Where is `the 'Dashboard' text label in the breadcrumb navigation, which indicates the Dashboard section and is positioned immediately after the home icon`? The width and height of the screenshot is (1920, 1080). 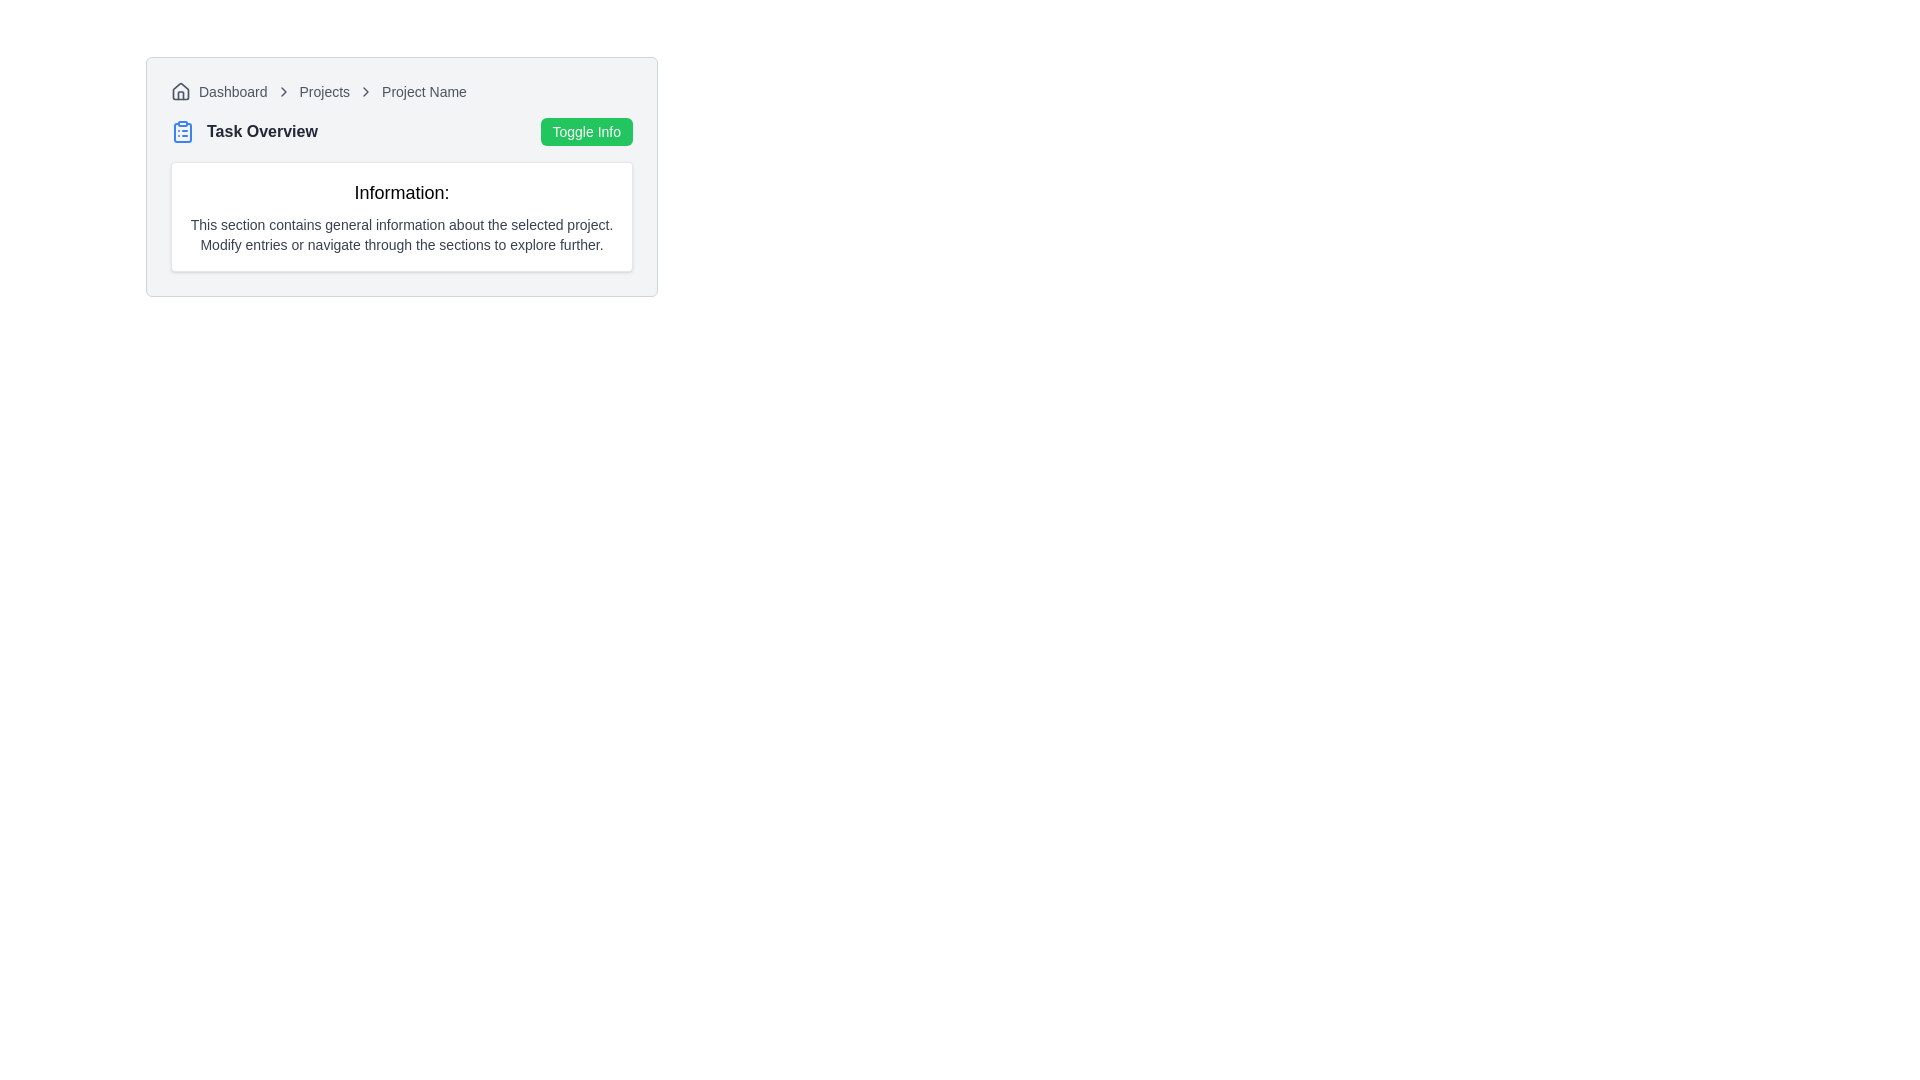 the 'Dashboard' text label in the breadcrumb navigation, which indicates the Dashboard section and is positioned immediately after the home icon is located at coordinates (233, 92).